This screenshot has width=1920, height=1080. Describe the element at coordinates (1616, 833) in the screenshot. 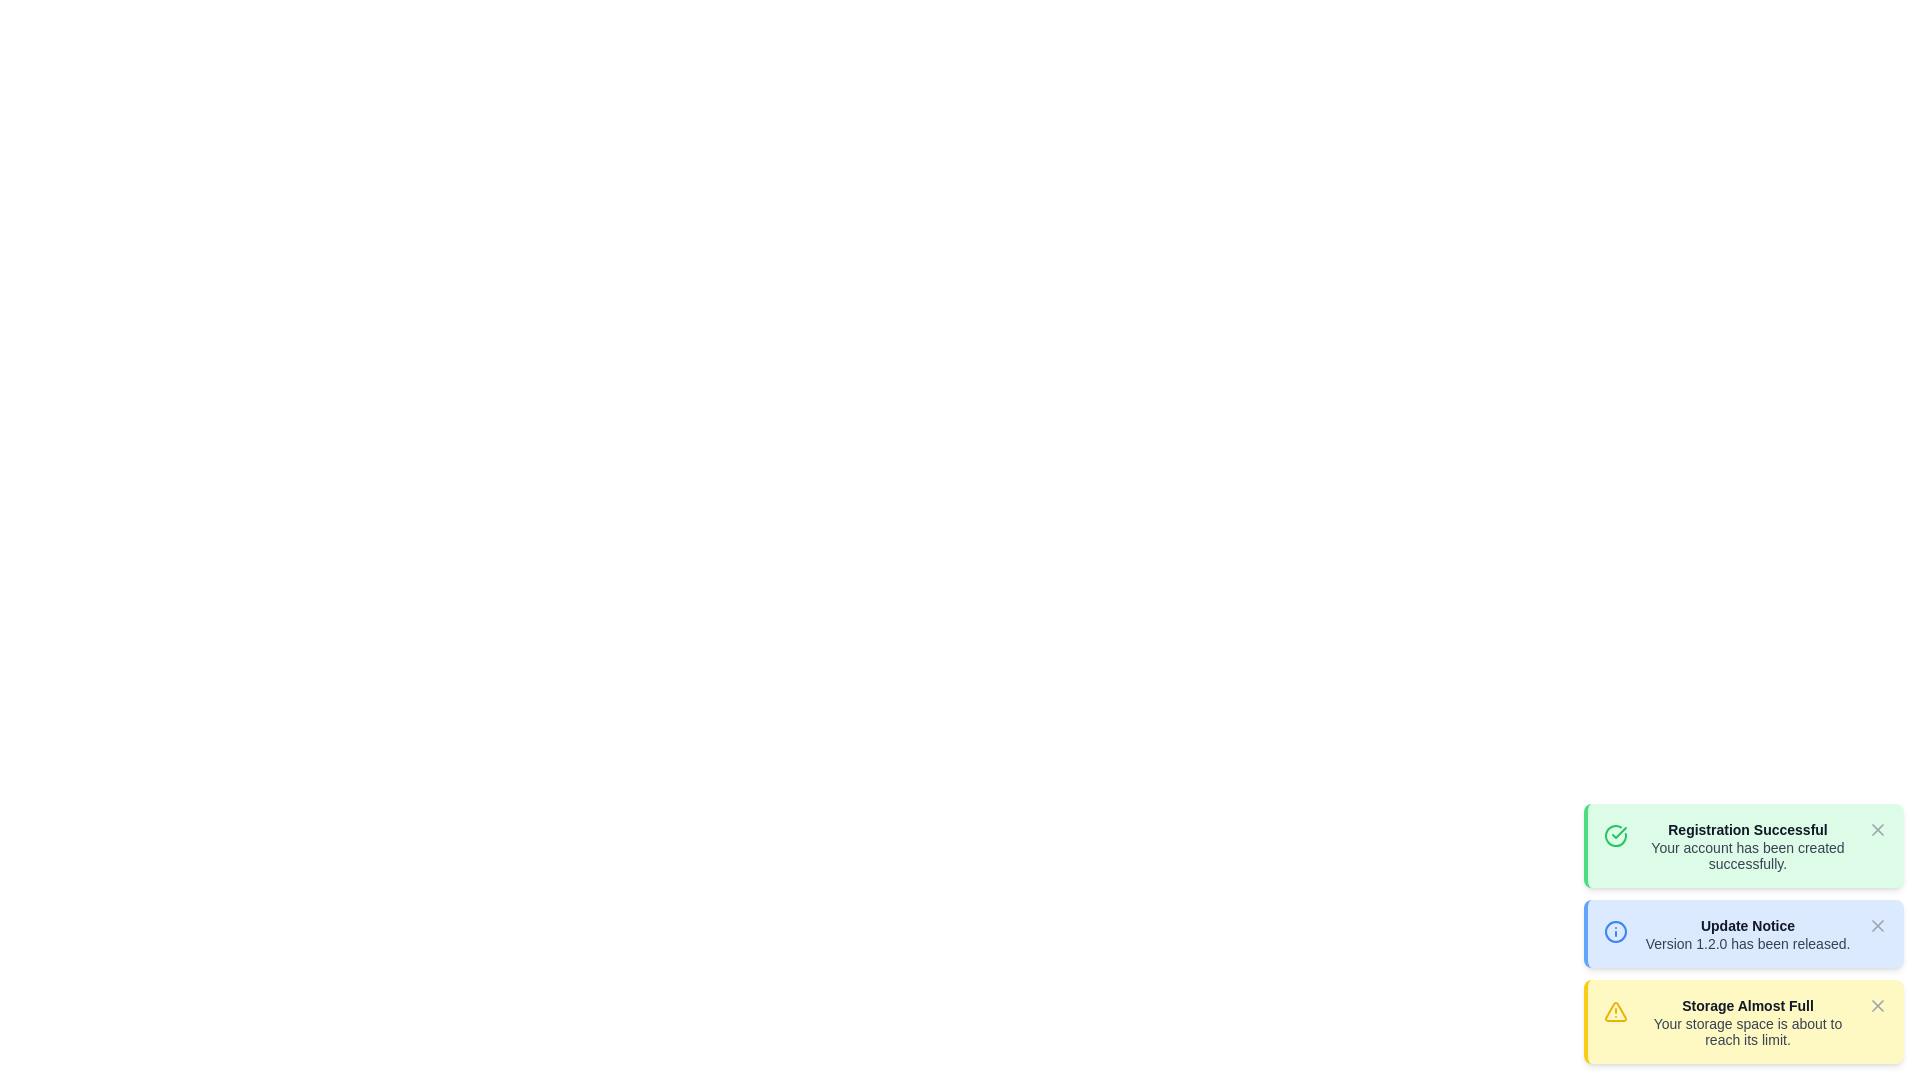

I see `the success icon indicating 'Your account has been created successfully' in the notification box titled 'Registration Successful'` at that location.